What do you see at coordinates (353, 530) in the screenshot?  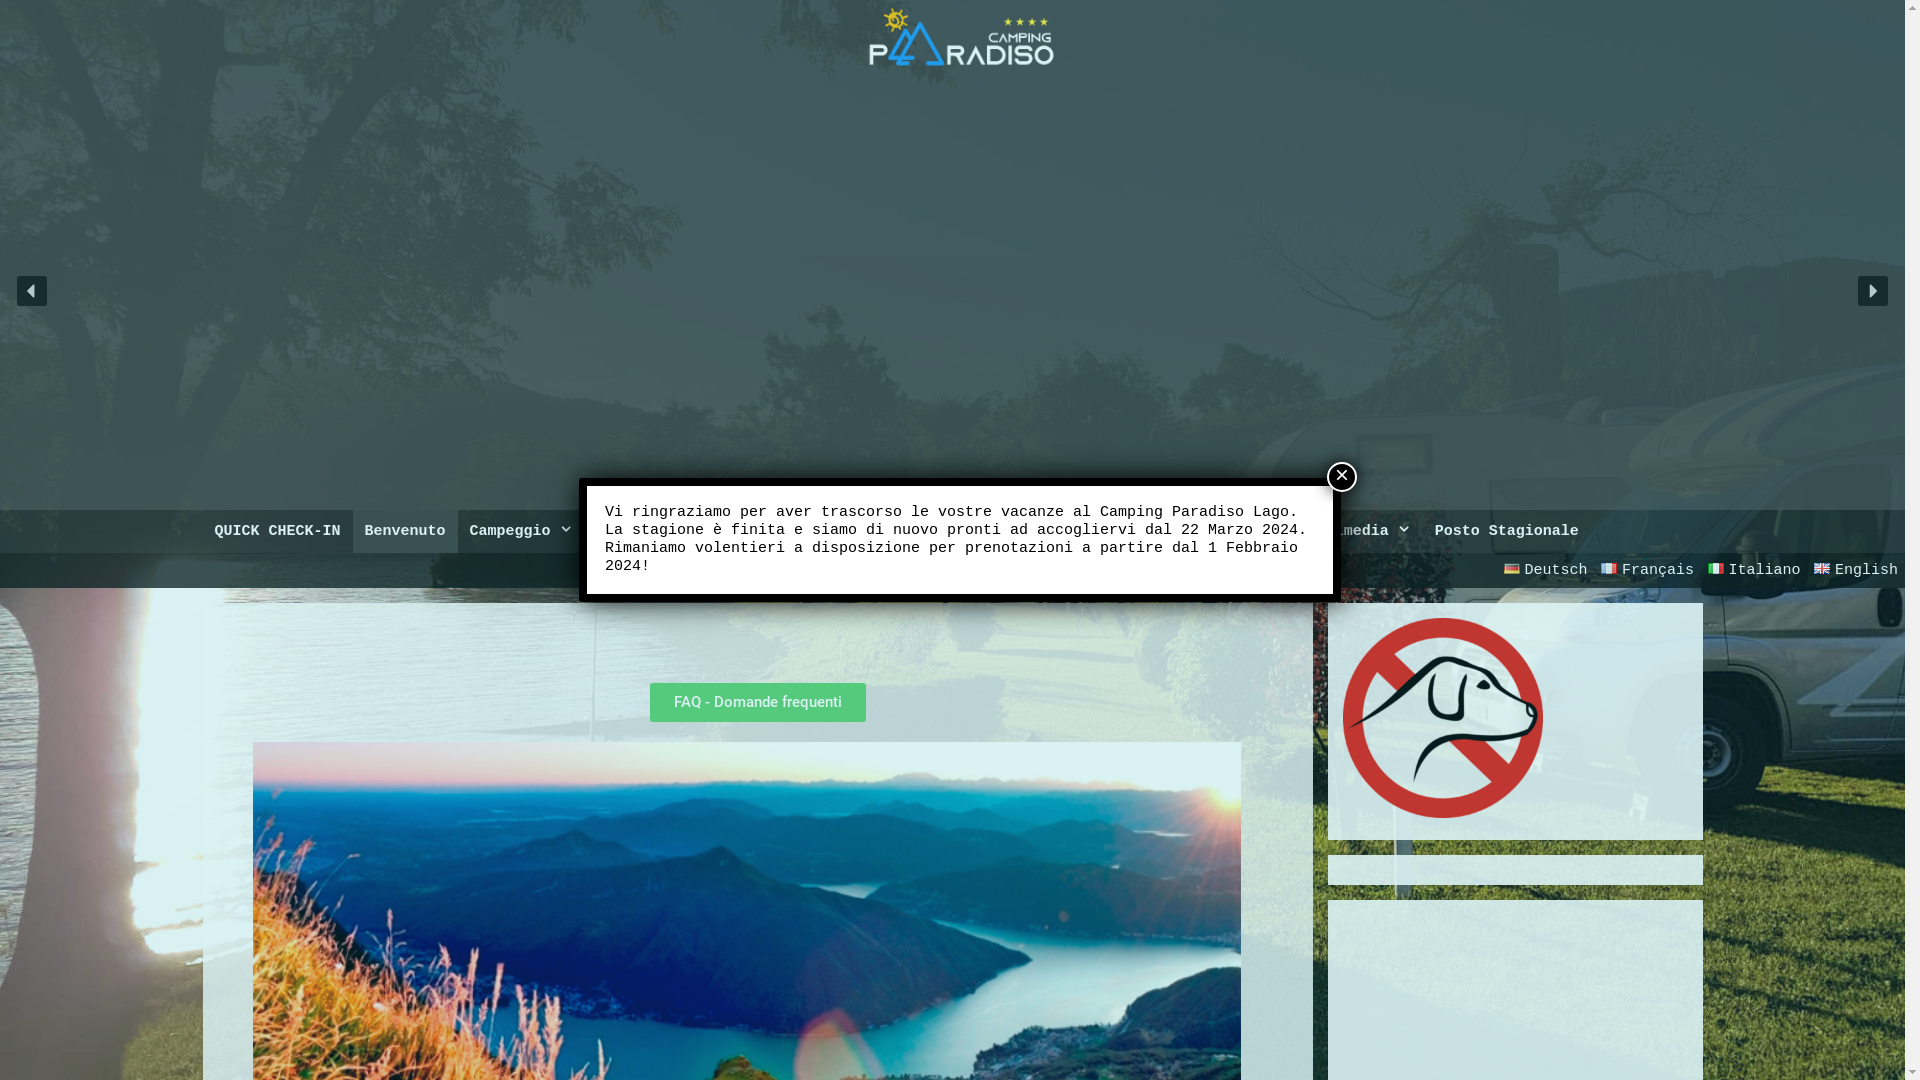 I see `'Benvenuto'` at bounding box center [353, 530].